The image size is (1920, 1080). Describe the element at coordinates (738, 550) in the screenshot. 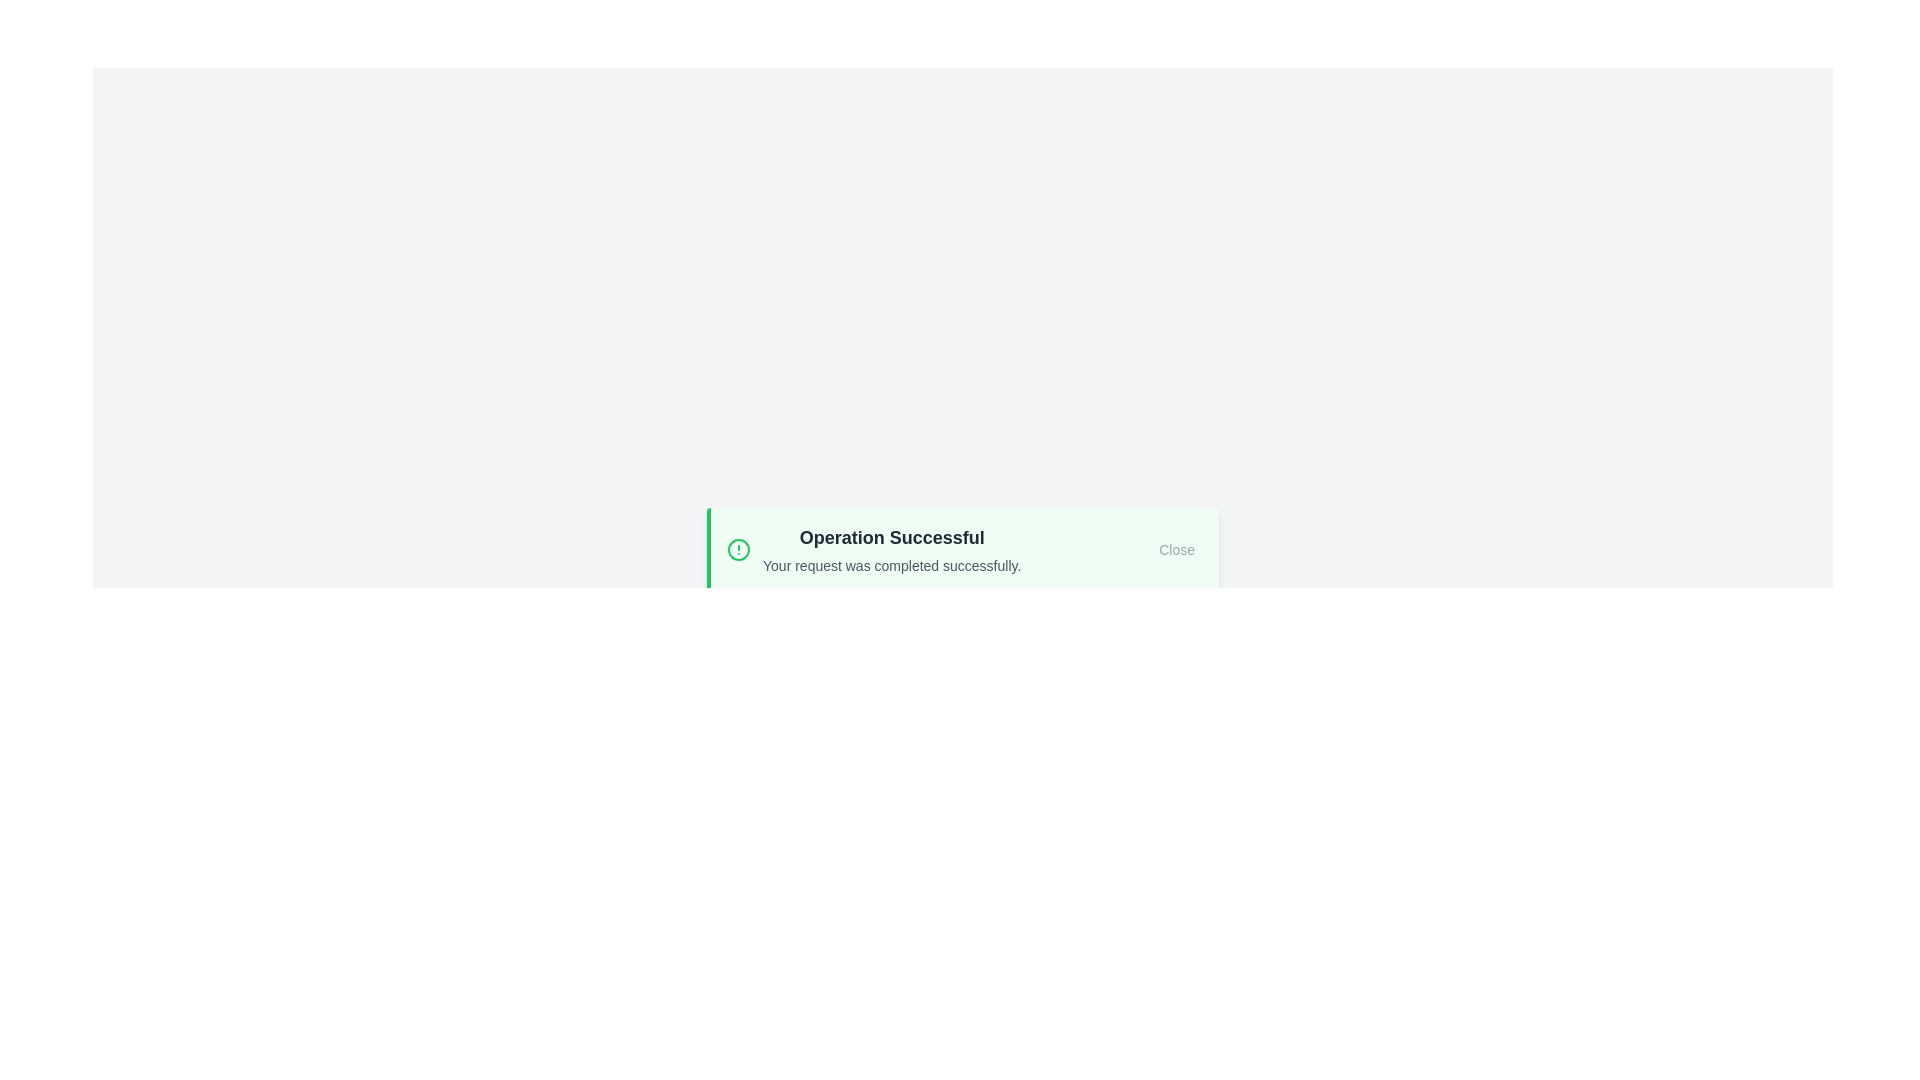

I see `the alert icon to inspect it` at that location.